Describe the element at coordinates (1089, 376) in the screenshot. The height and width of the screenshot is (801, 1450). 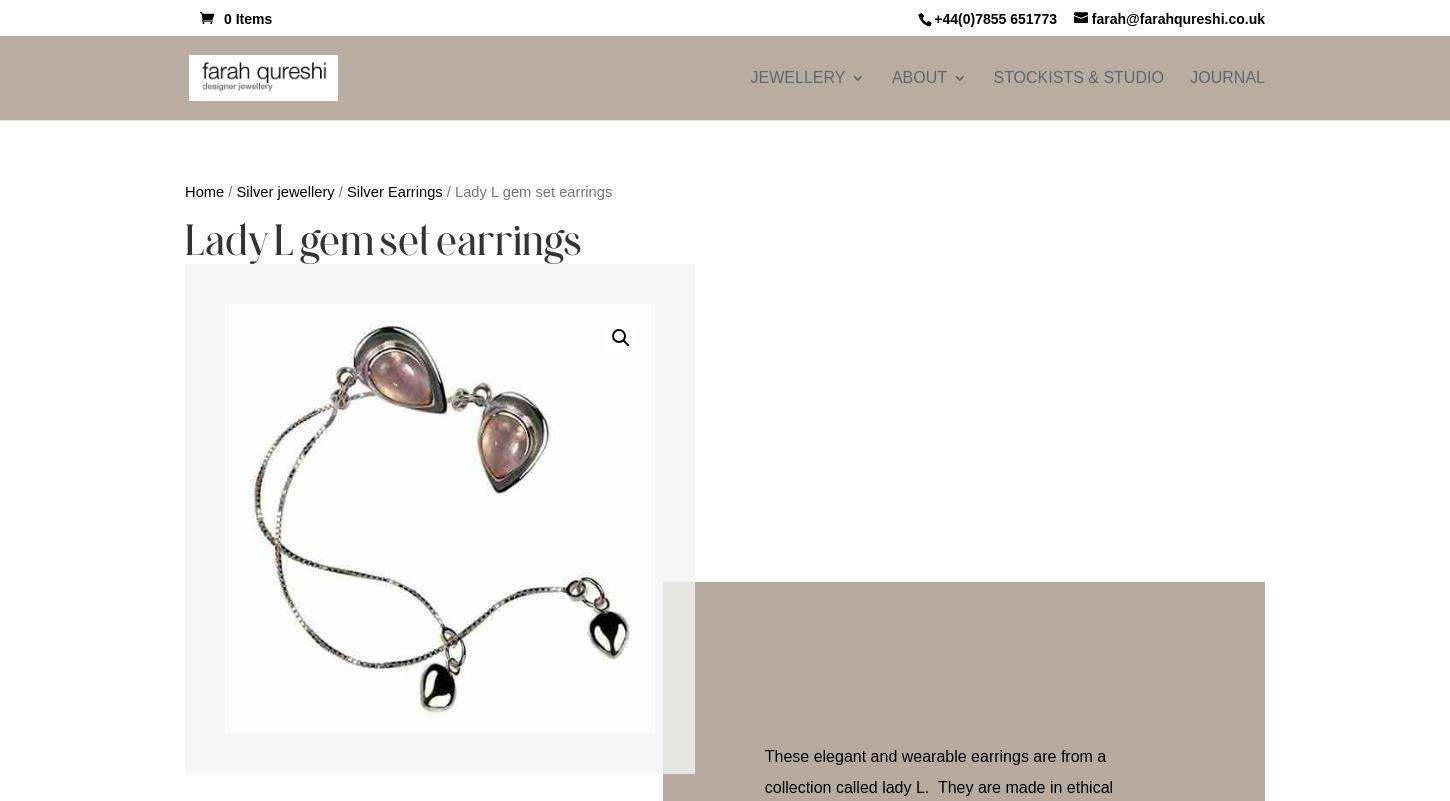
I see `'View All Gold Jewellery'` at that location.